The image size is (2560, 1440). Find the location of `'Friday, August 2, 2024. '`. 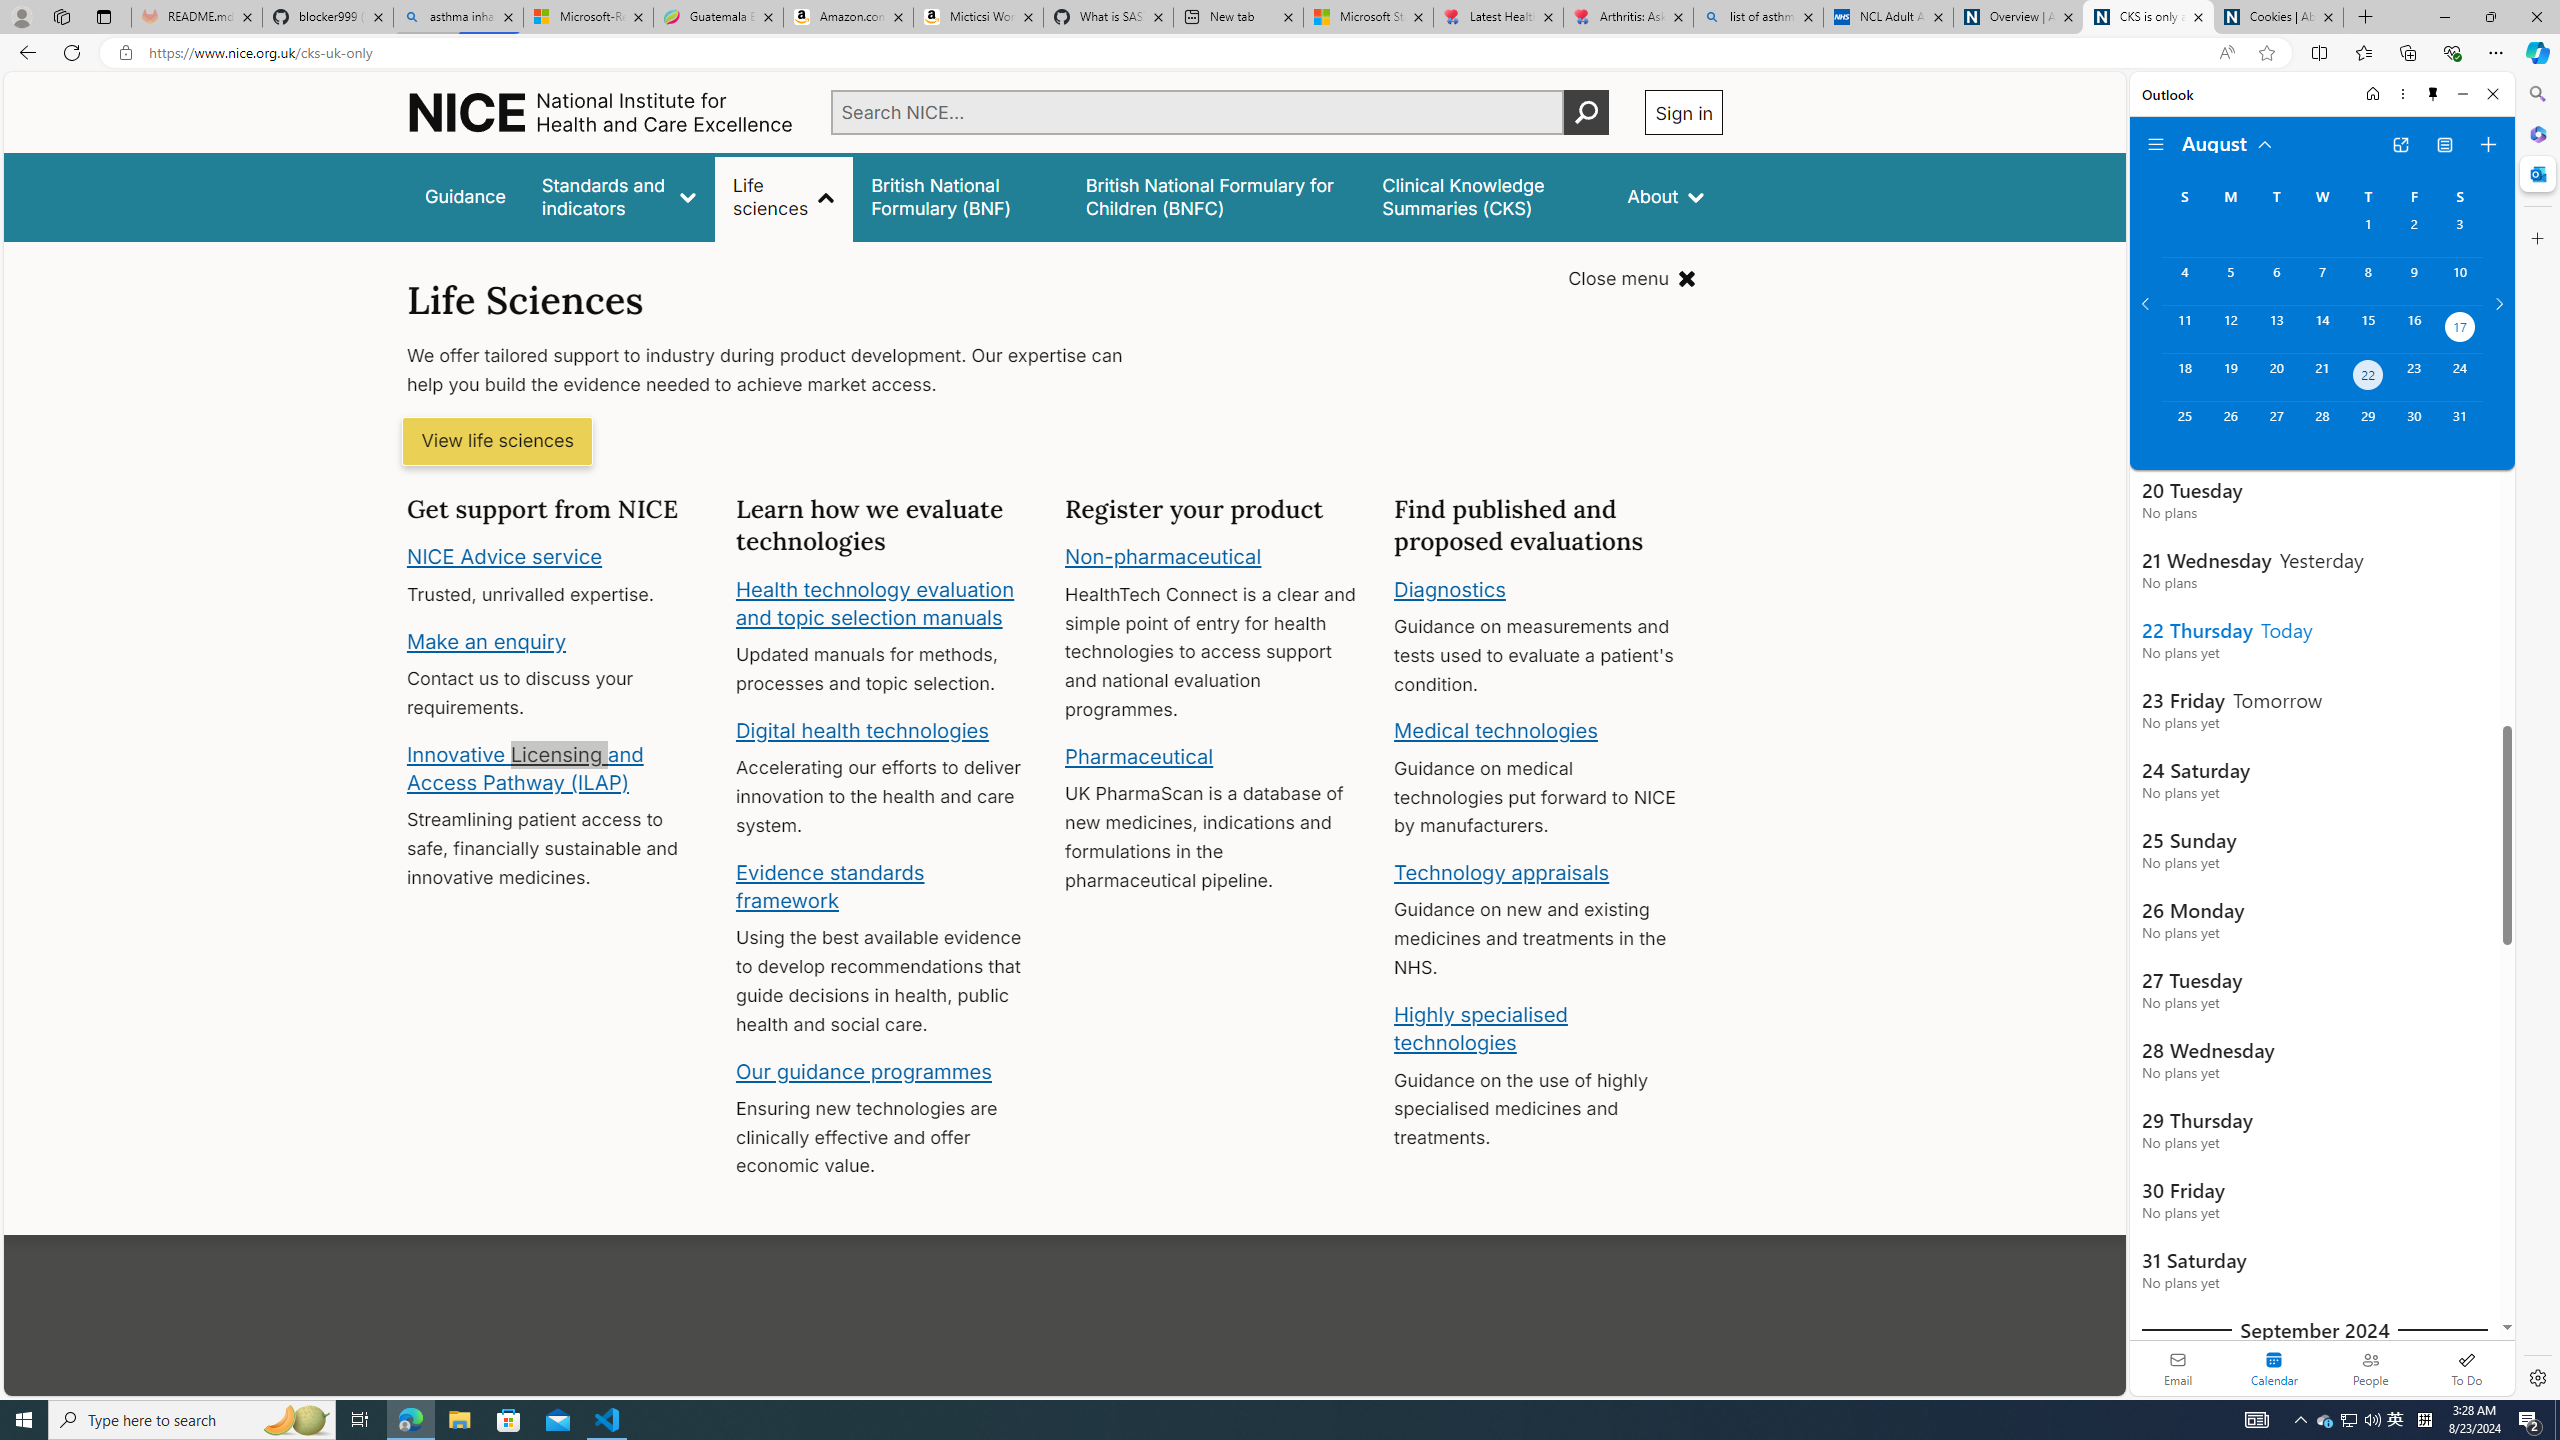

'Friday, August 2, 2024. ' is located at coordinates (2413, 233).